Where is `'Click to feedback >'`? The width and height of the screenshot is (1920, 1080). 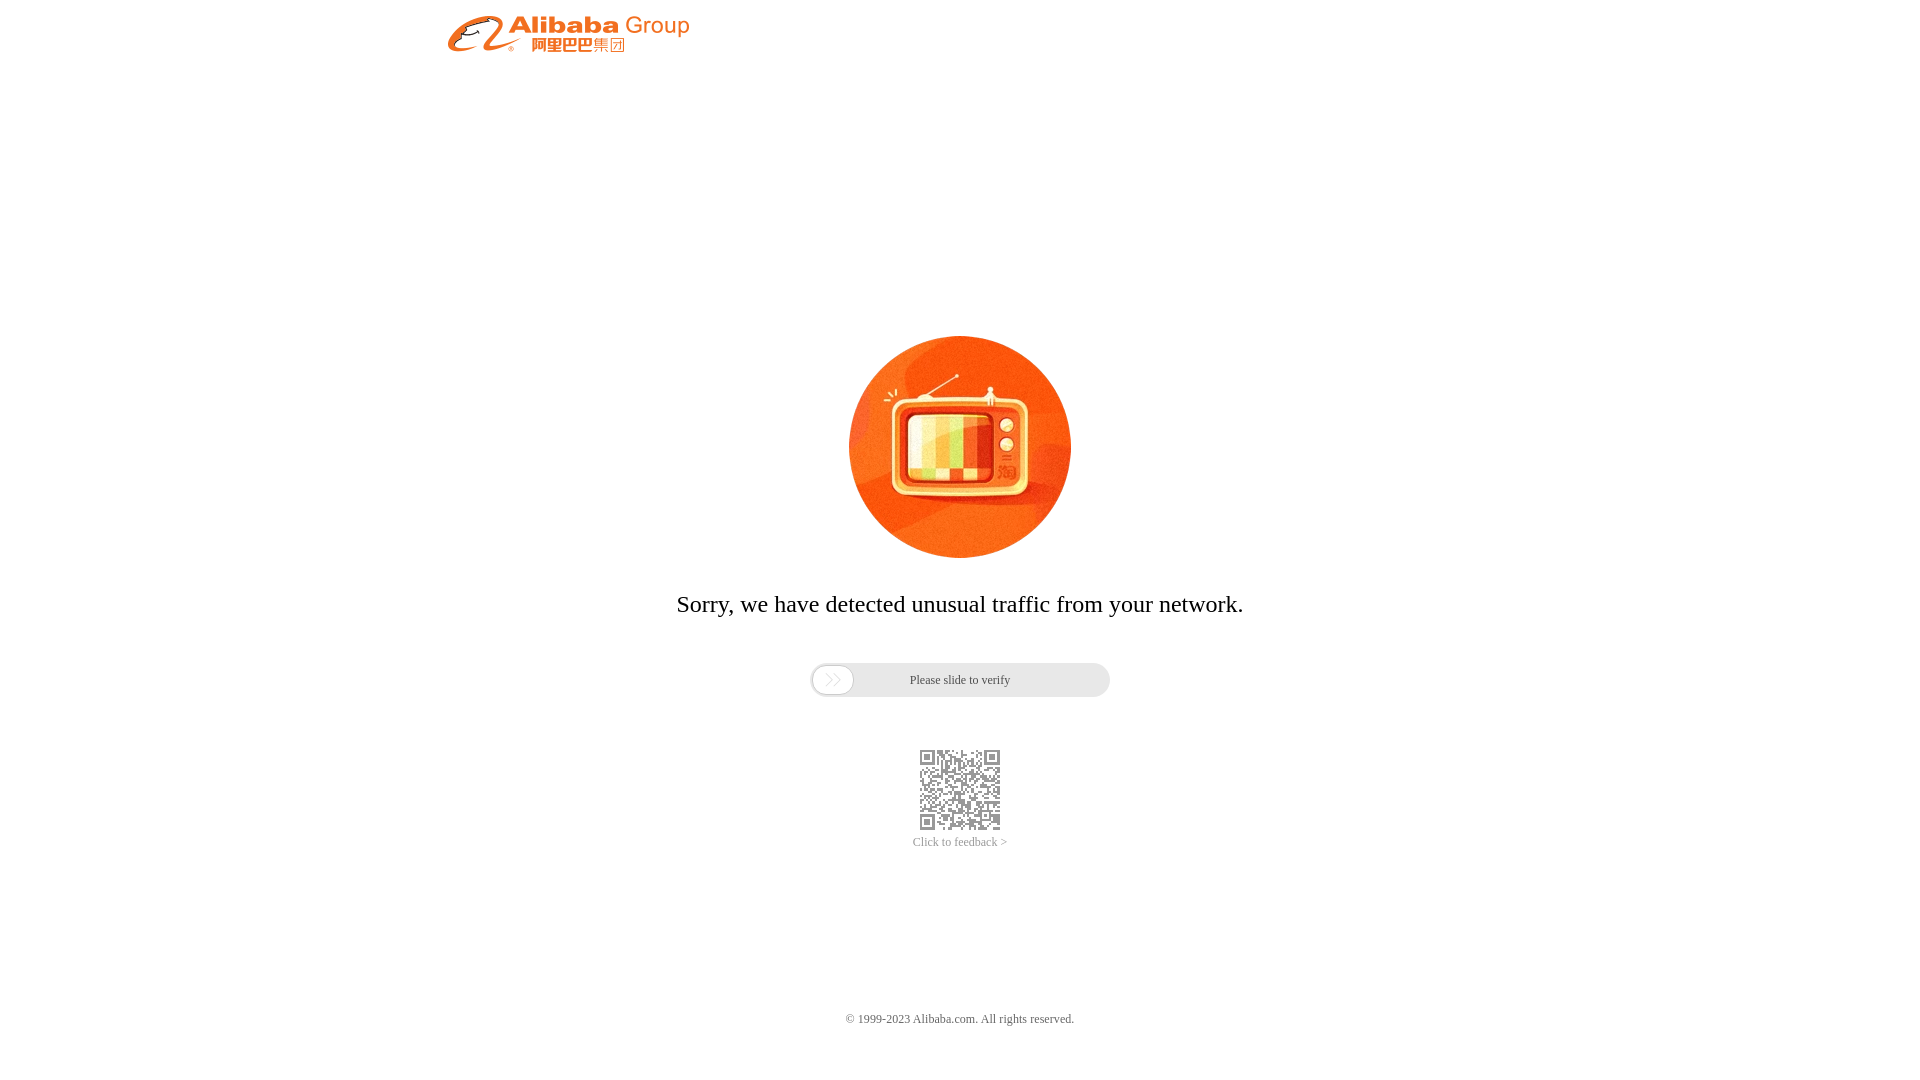 'Click to feedback >' is located at coordinates (911, 842).